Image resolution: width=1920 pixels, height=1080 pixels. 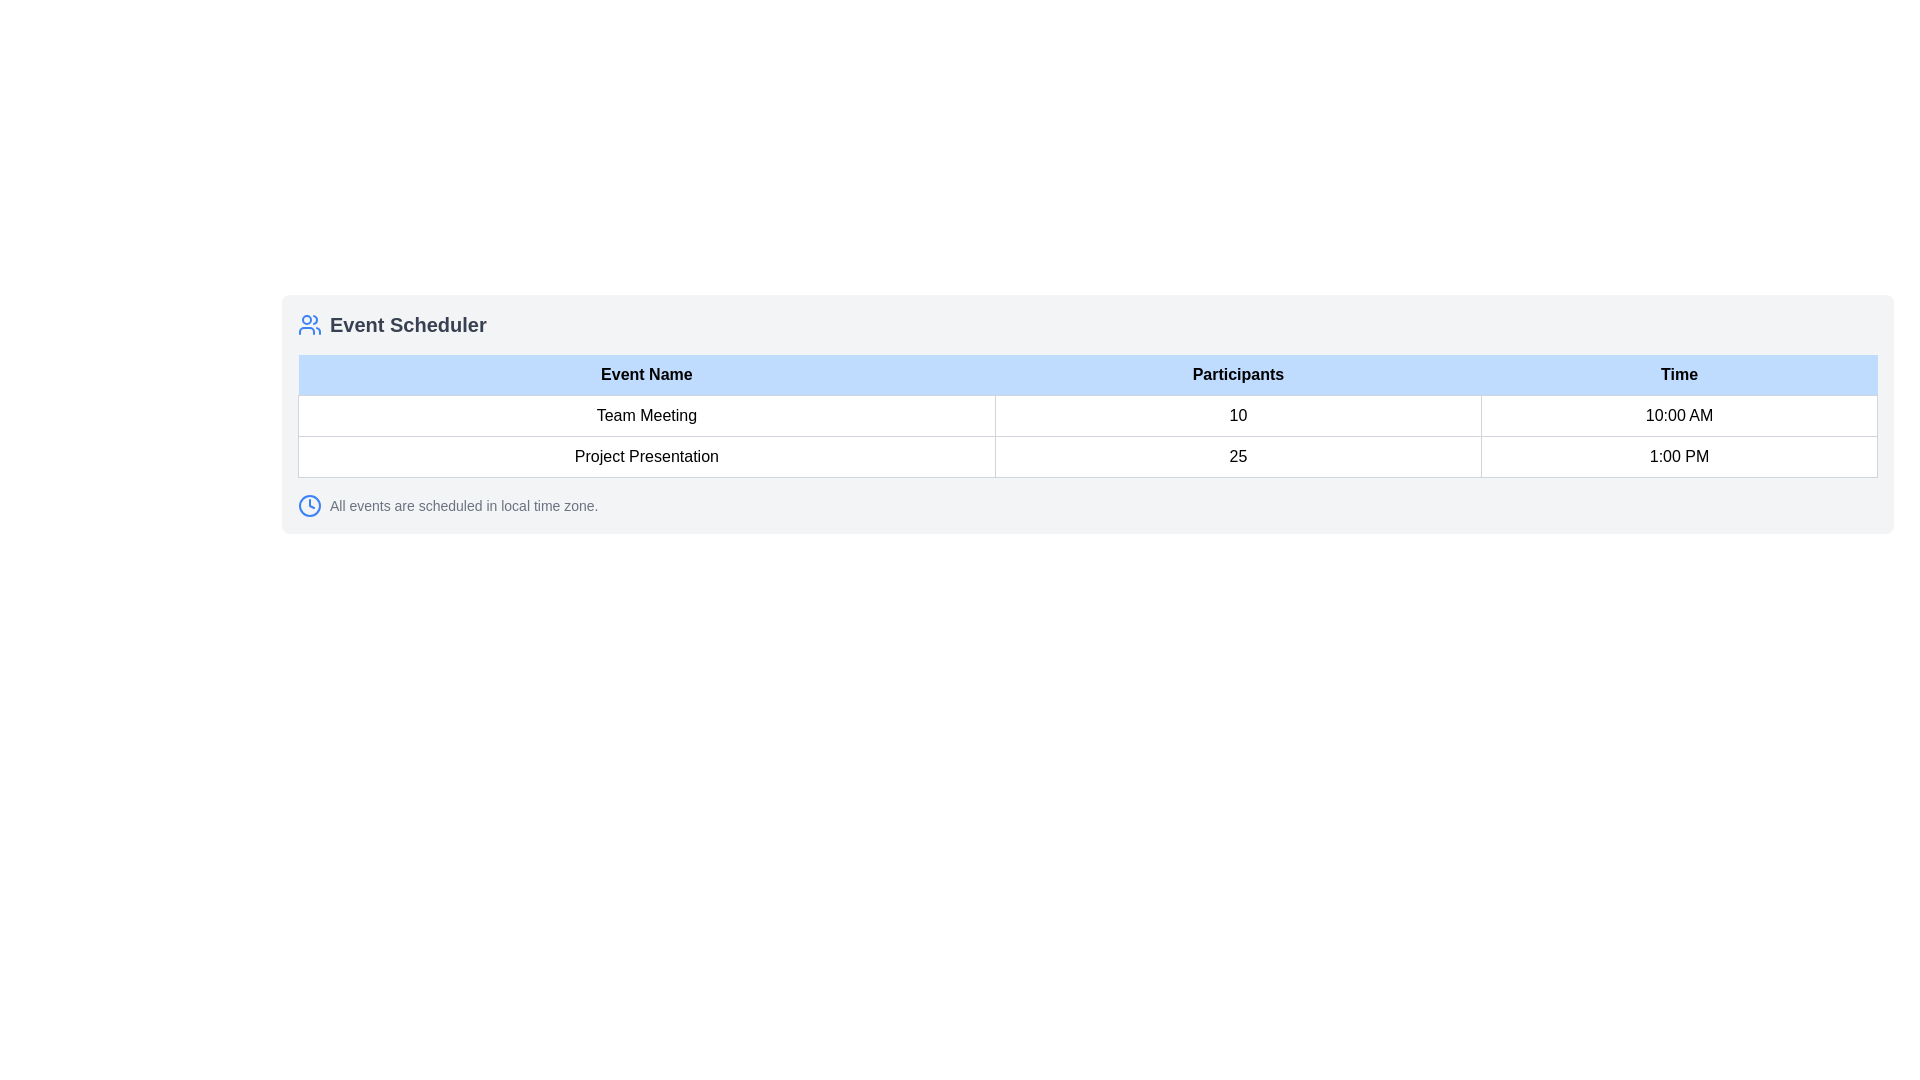 I want to click on the Table Header Cell labeled 'Participants' which is styled with center alignment and padding, located within a blue rectangular background at the top of the tabular interface, so click(x=1237, y=375).